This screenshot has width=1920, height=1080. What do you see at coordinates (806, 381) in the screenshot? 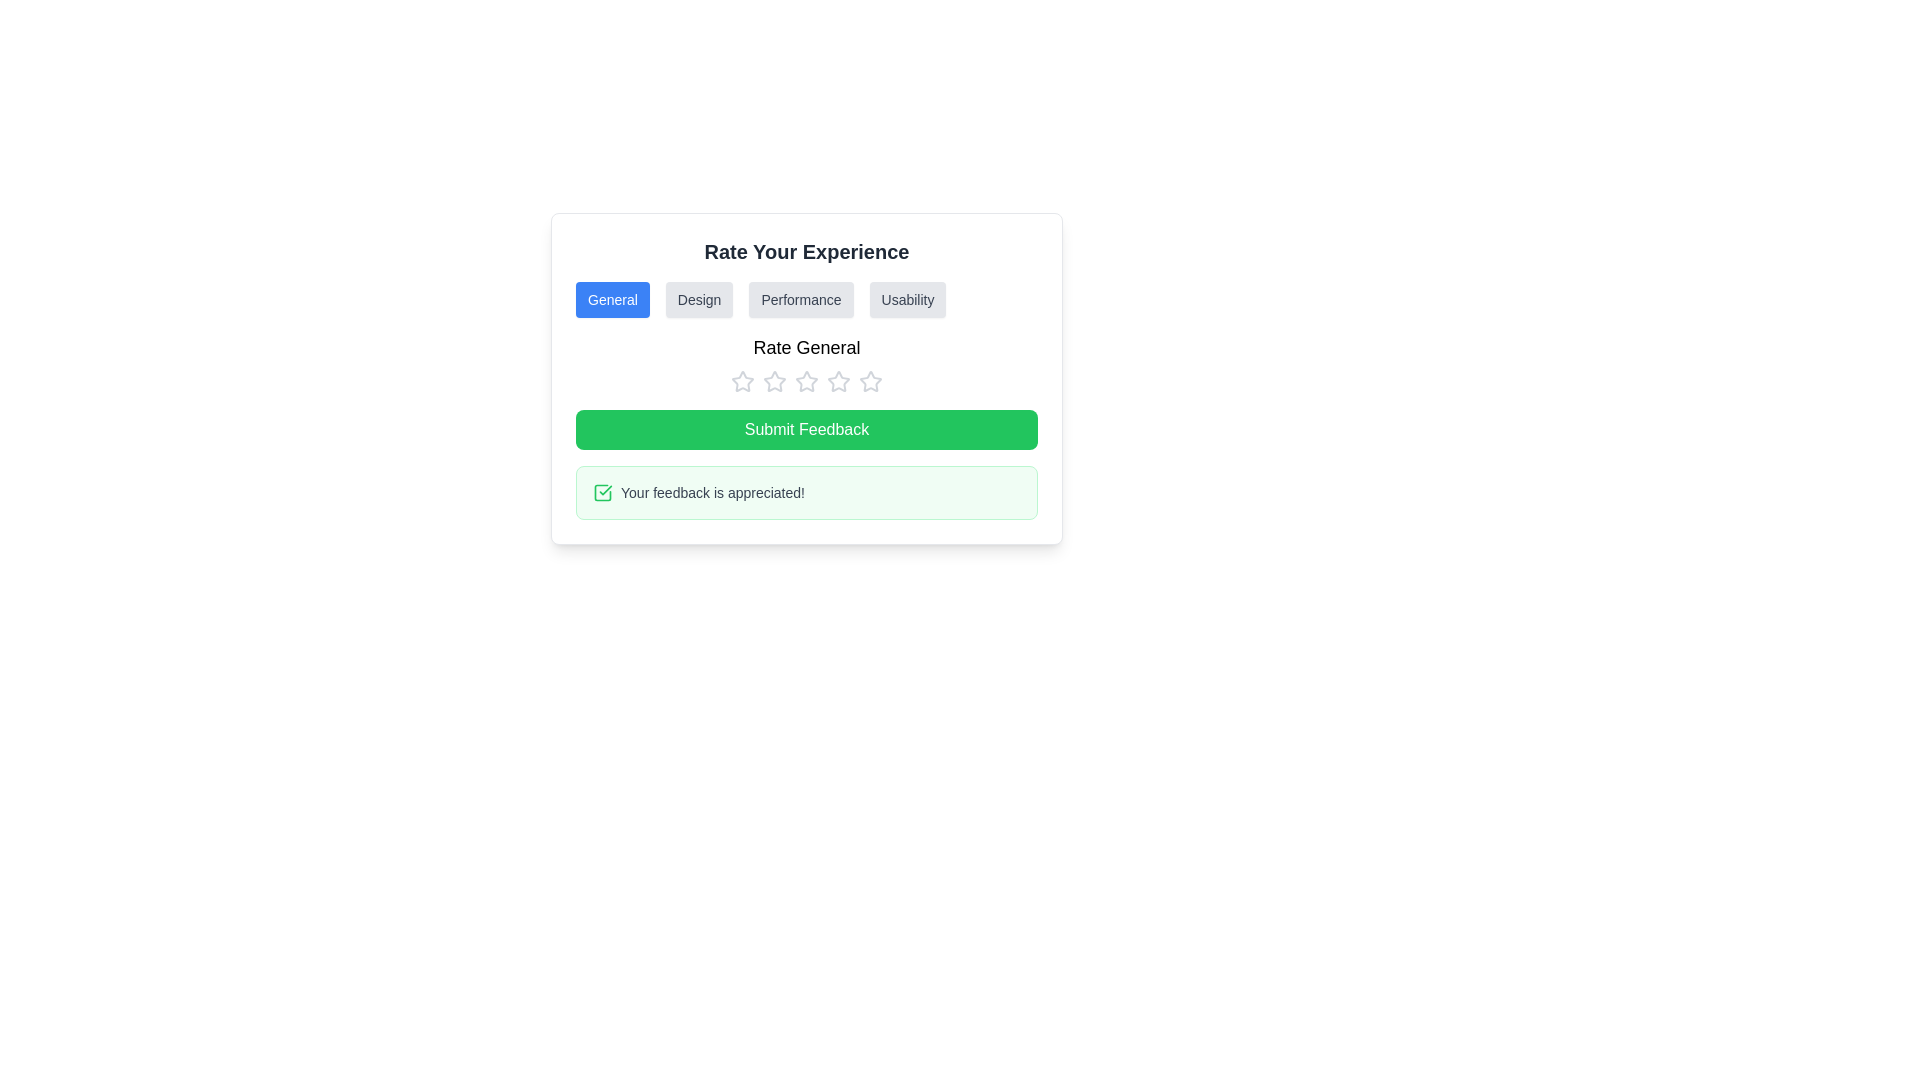
I see `the third outlined star icon in the rating interface, which is gray and inactive, located below the 'Rate General' heading in the 'Rate Your Experience' section` at bounding box center [806, 381].